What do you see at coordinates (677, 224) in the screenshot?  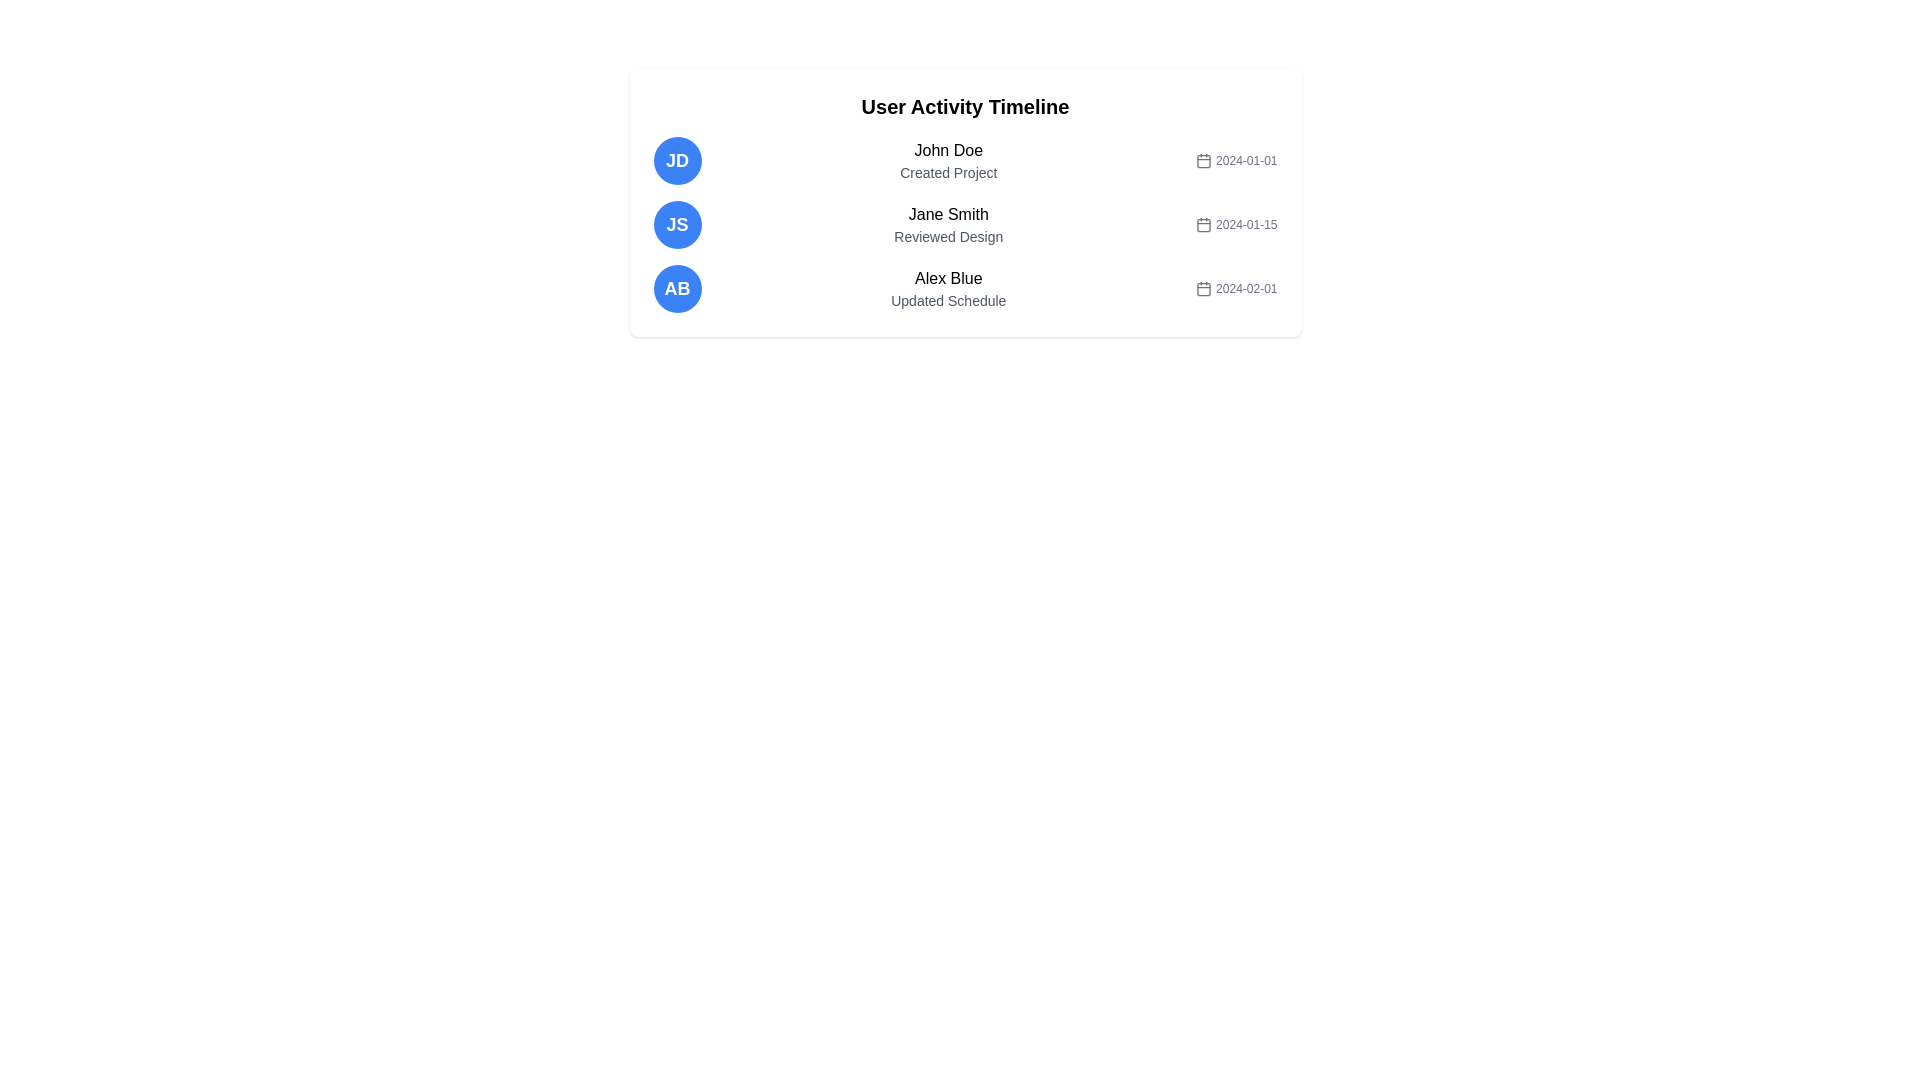 I see `the circular avatar with a blue background and initials 'JS' in white, located centrally in the second row of the user activity timeline` at bounding box center [677, 224].